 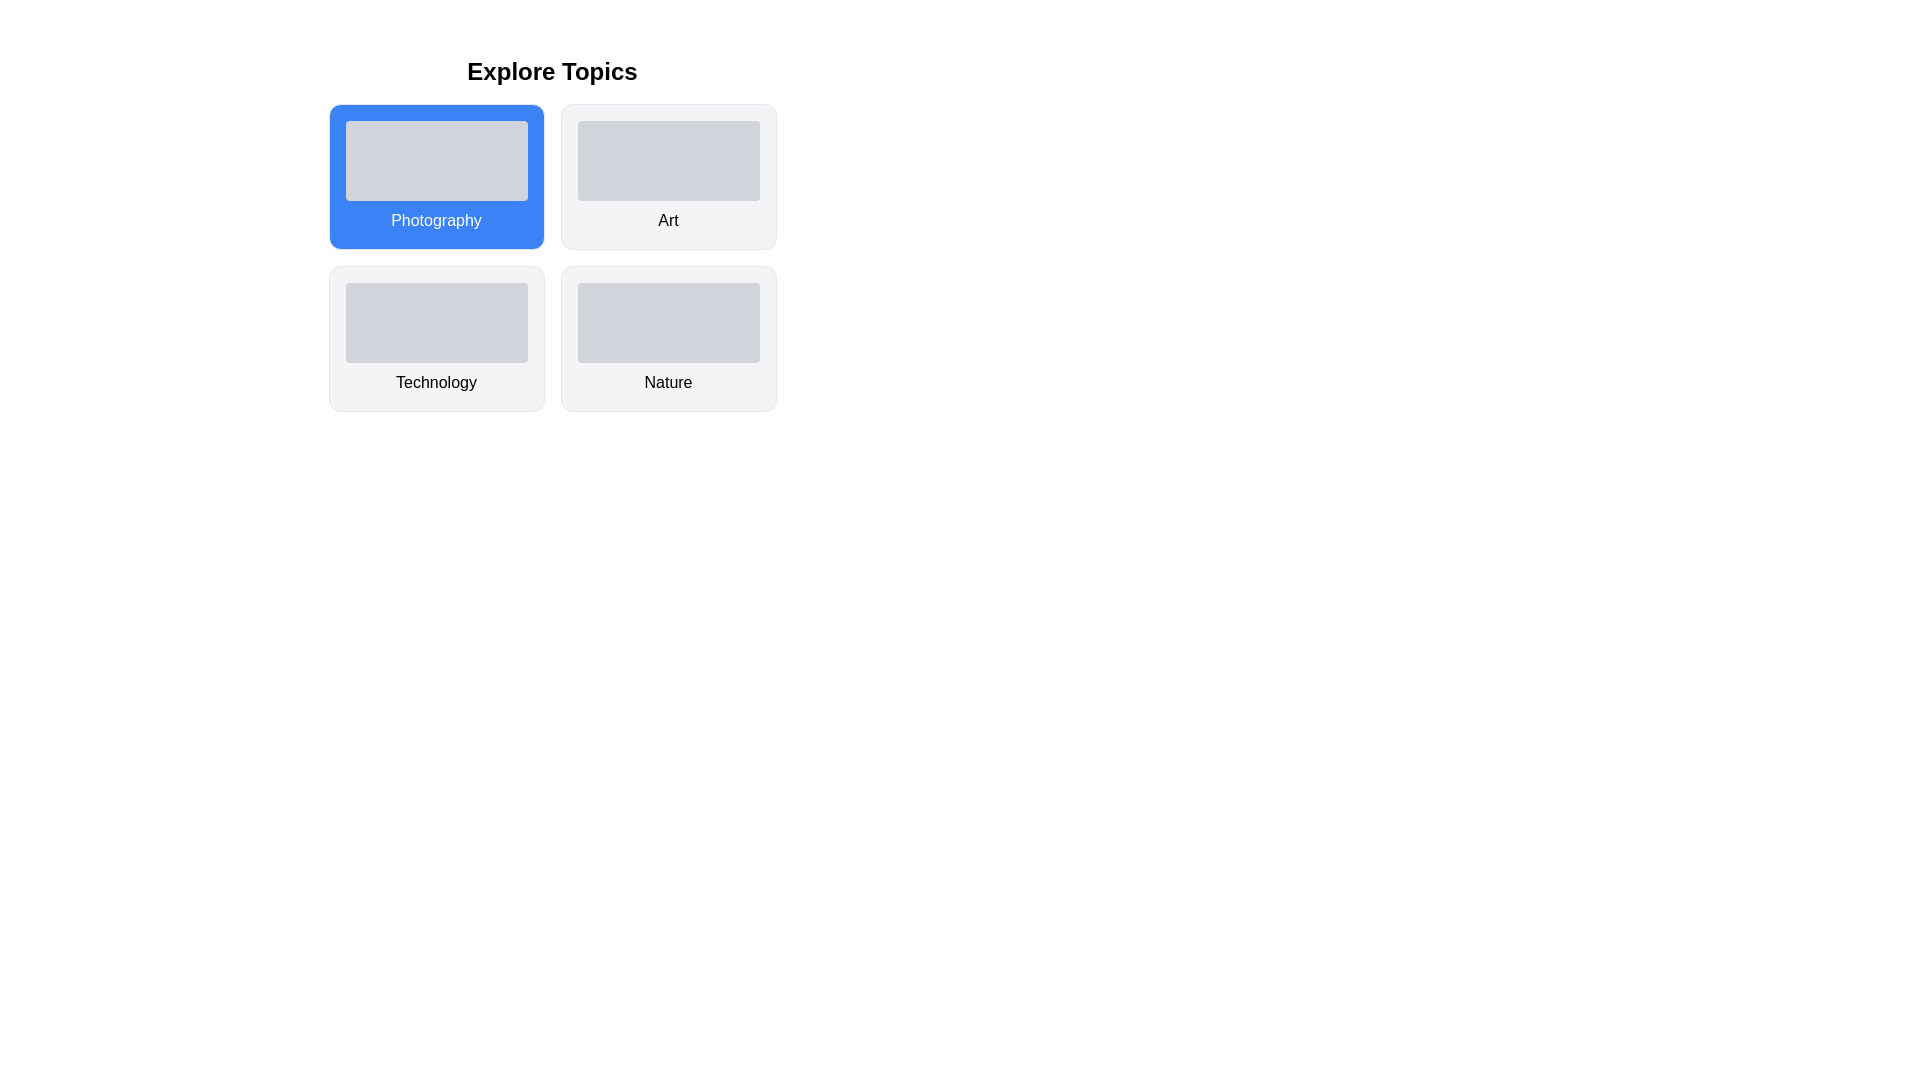 I want to click on the card labeled Art, so click(x=668, y=176).